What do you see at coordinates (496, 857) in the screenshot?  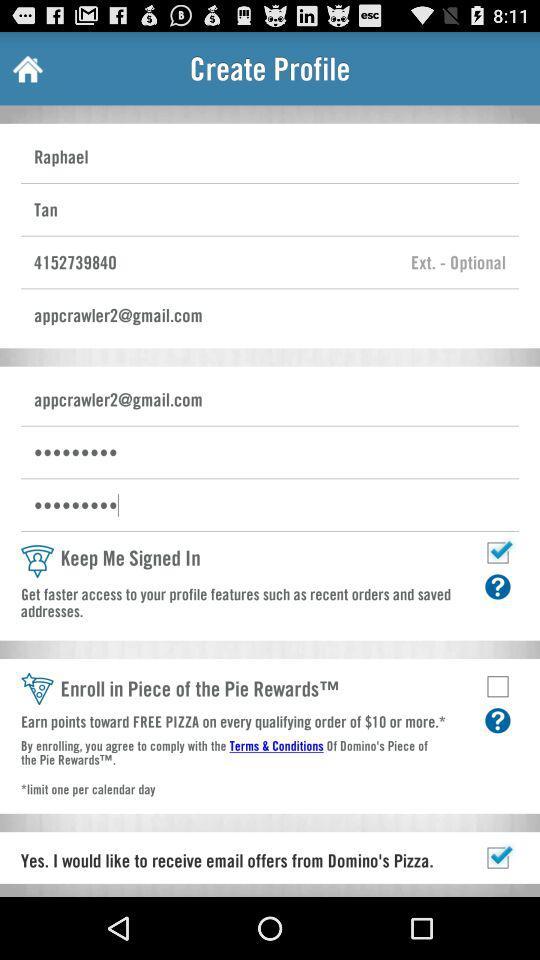 I see `check box to select` at bounding box center [496, 857].